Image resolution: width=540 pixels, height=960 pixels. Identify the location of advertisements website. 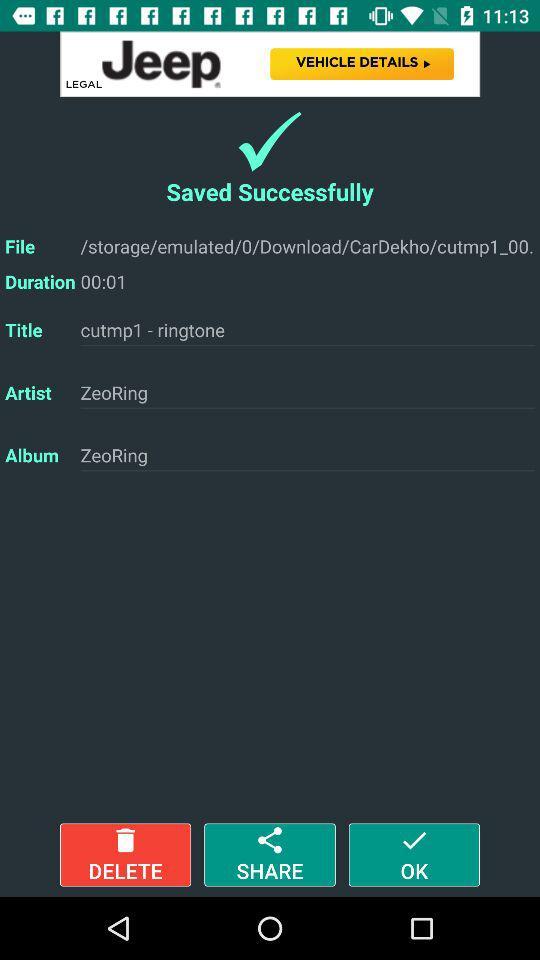
(270, 64).